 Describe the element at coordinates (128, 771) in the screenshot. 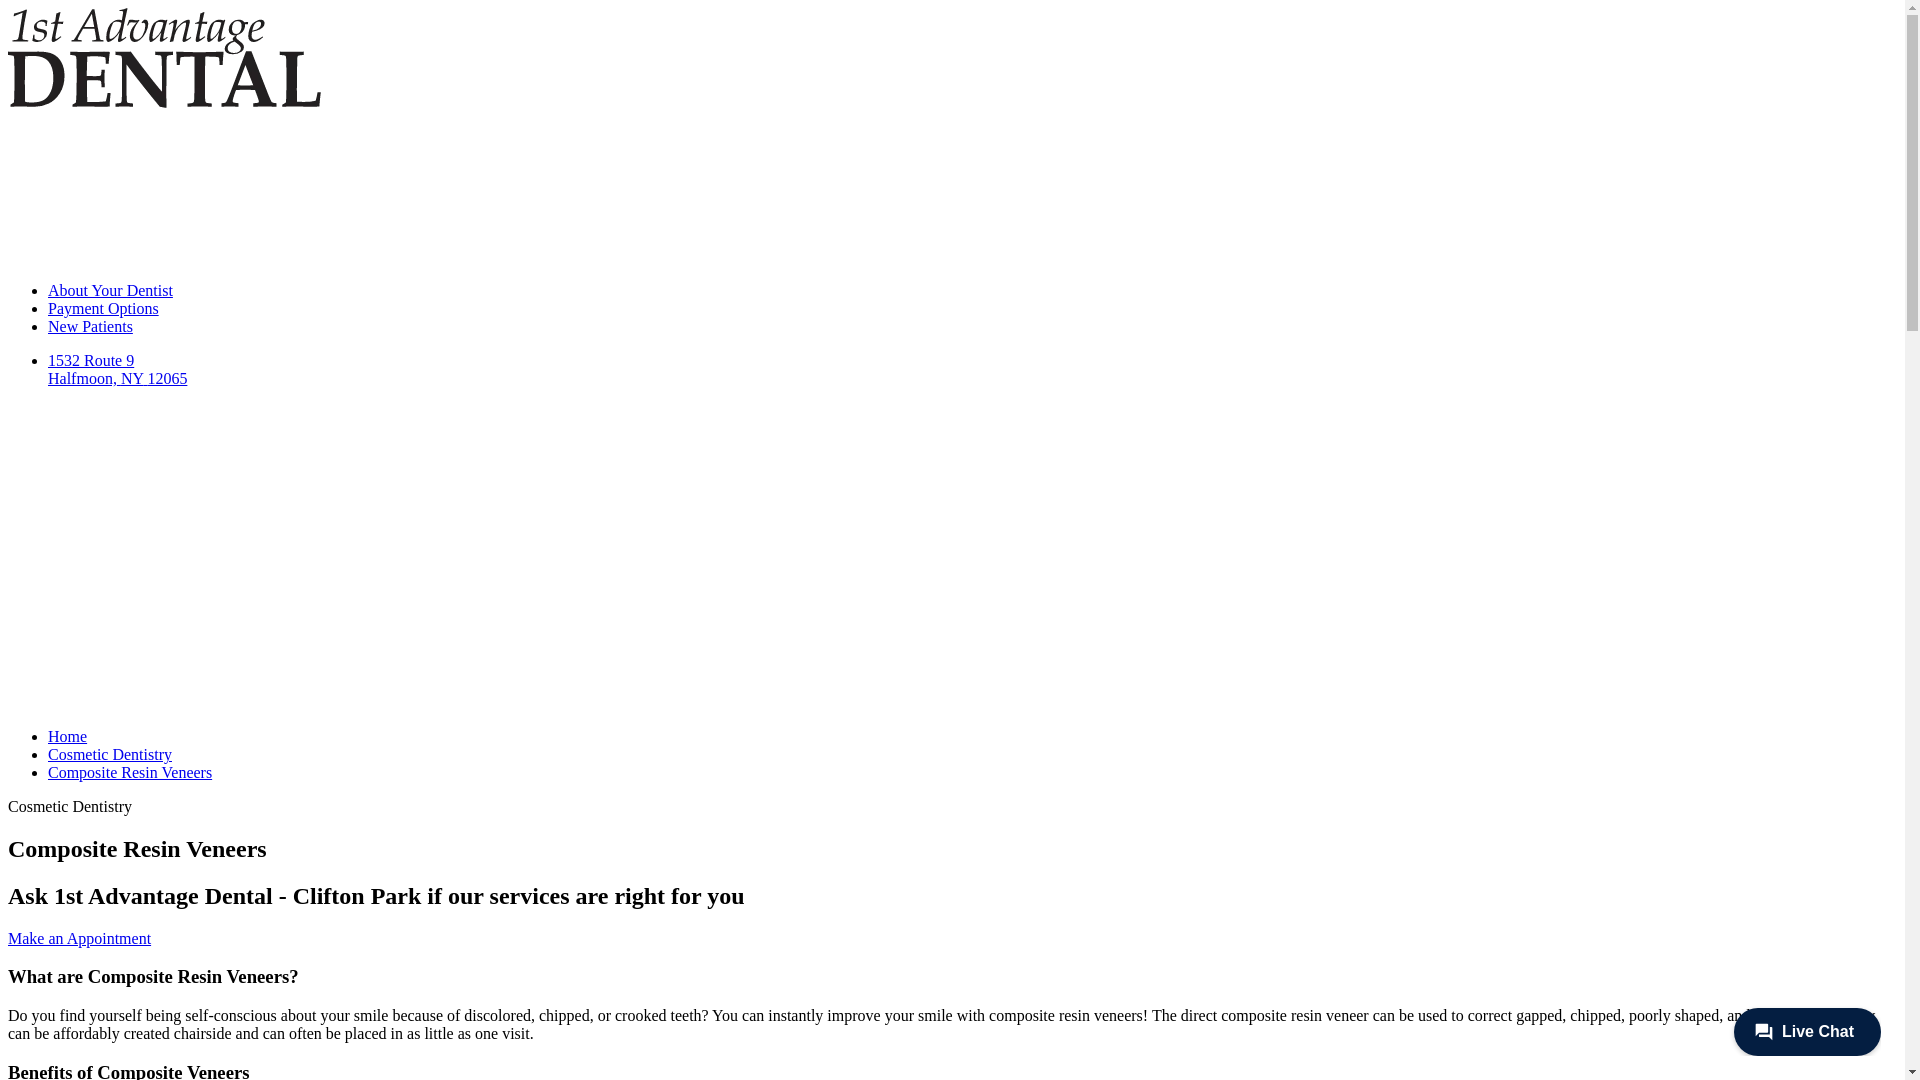

I see `'Composite Resin Veneers'` at that location.